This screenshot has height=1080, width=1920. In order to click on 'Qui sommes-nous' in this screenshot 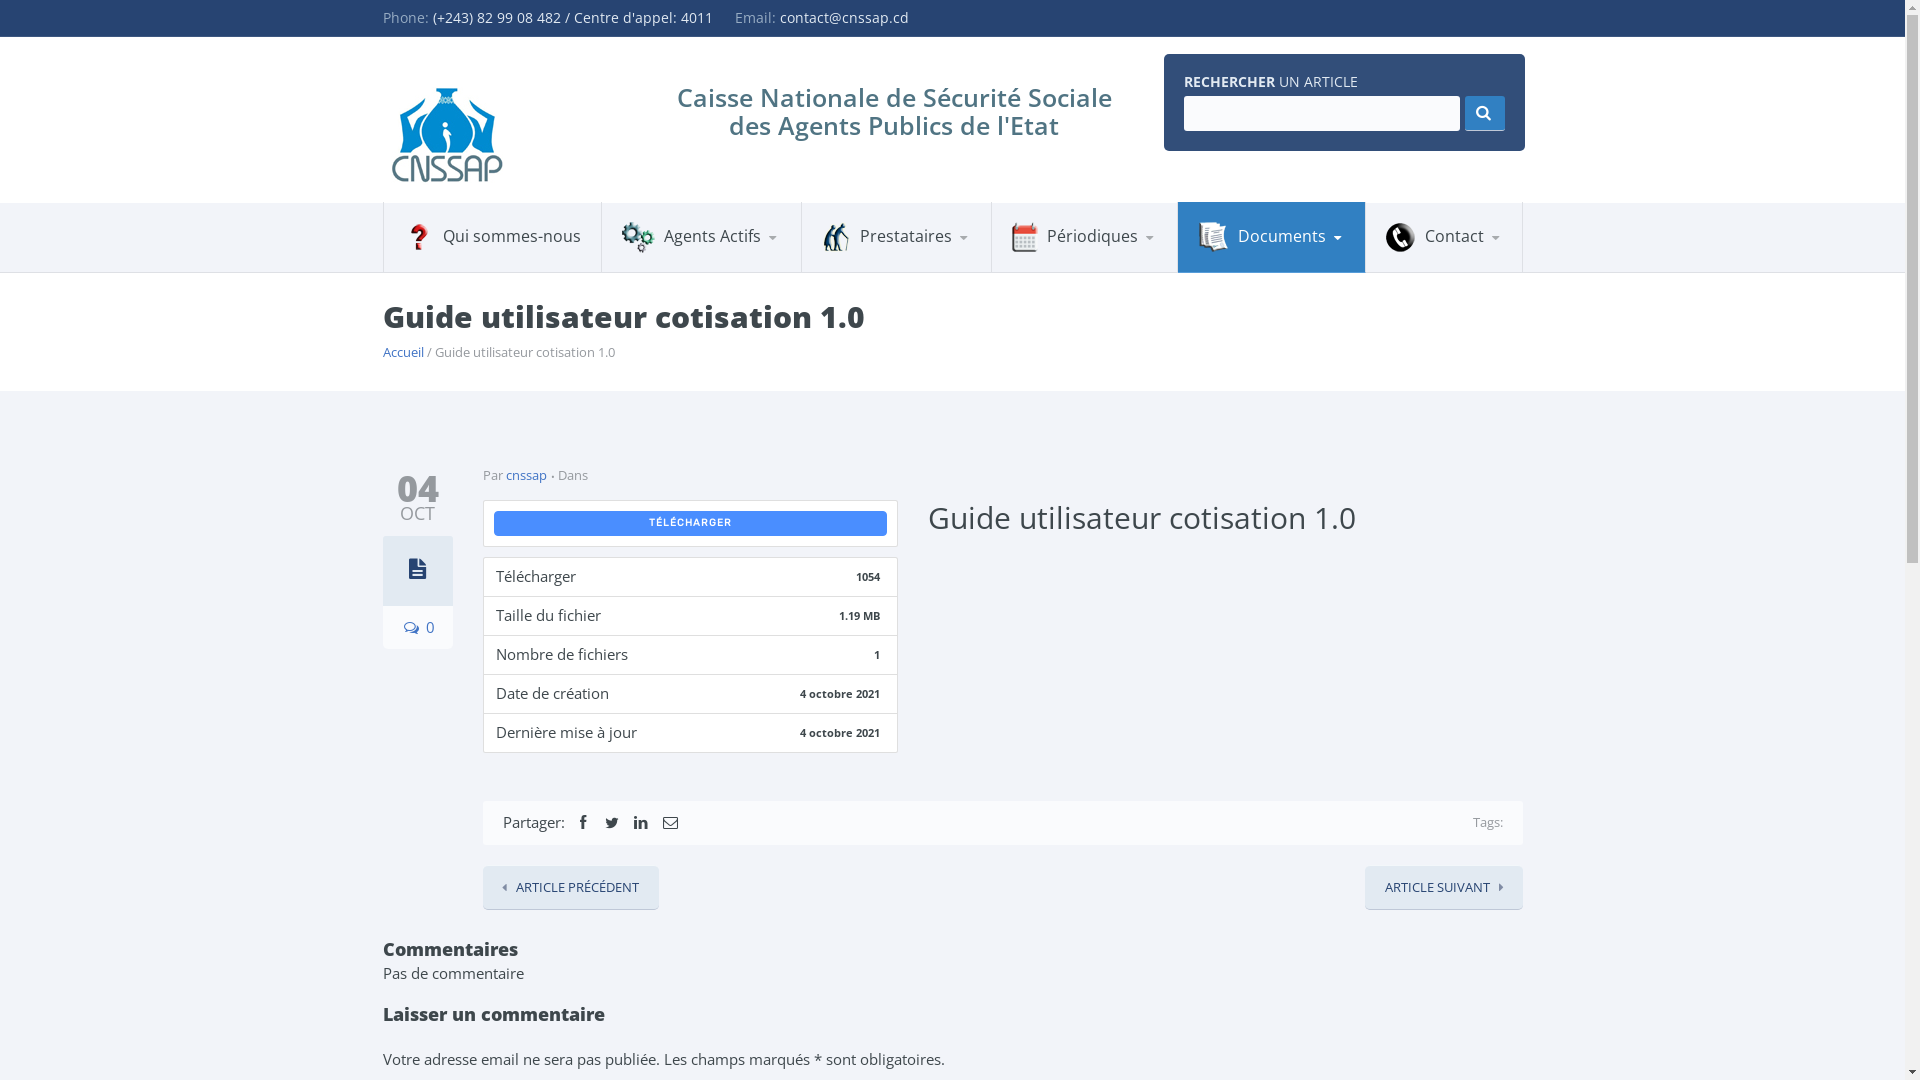, I will do `click(492, 235)`.